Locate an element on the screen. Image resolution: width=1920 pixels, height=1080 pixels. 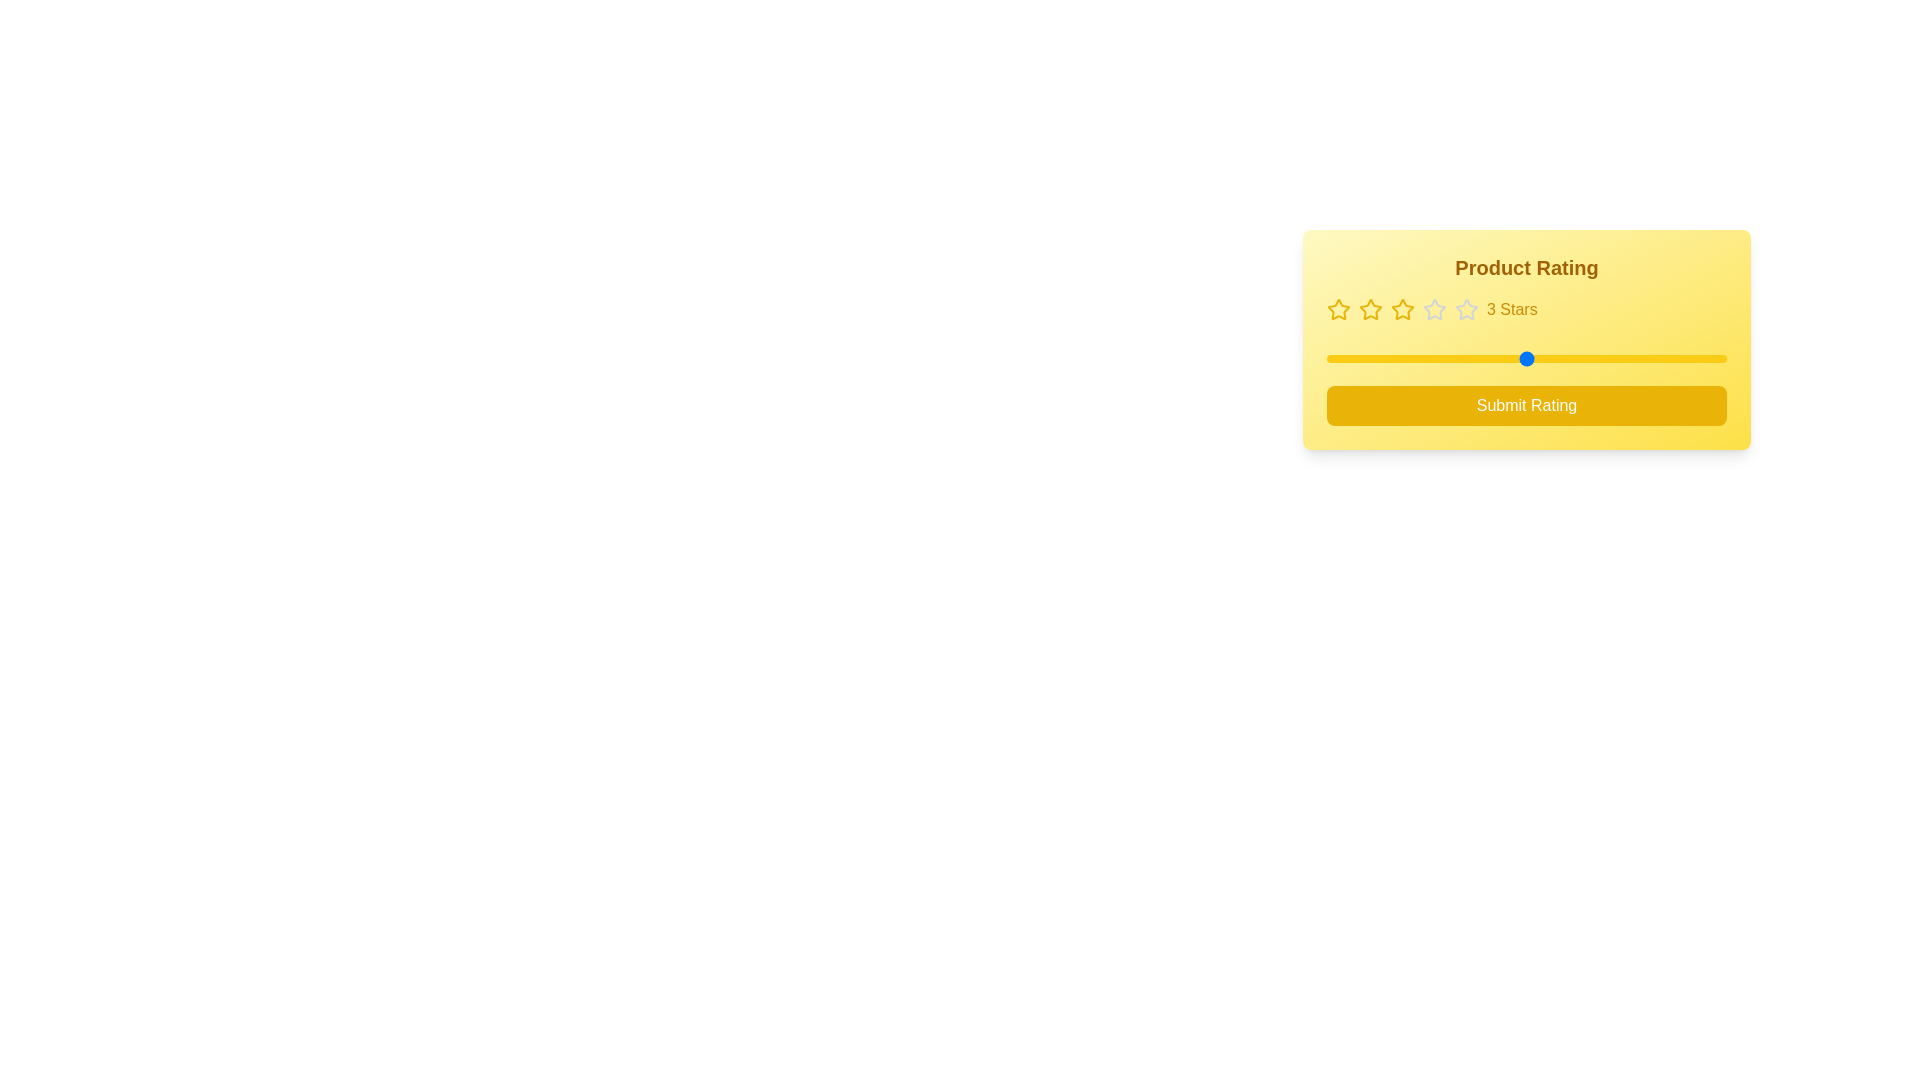
the third star icon, which represents the user's rating choice in a 3-star rating system, located between the second and fourth stars is located at coordinates (1401, 309).